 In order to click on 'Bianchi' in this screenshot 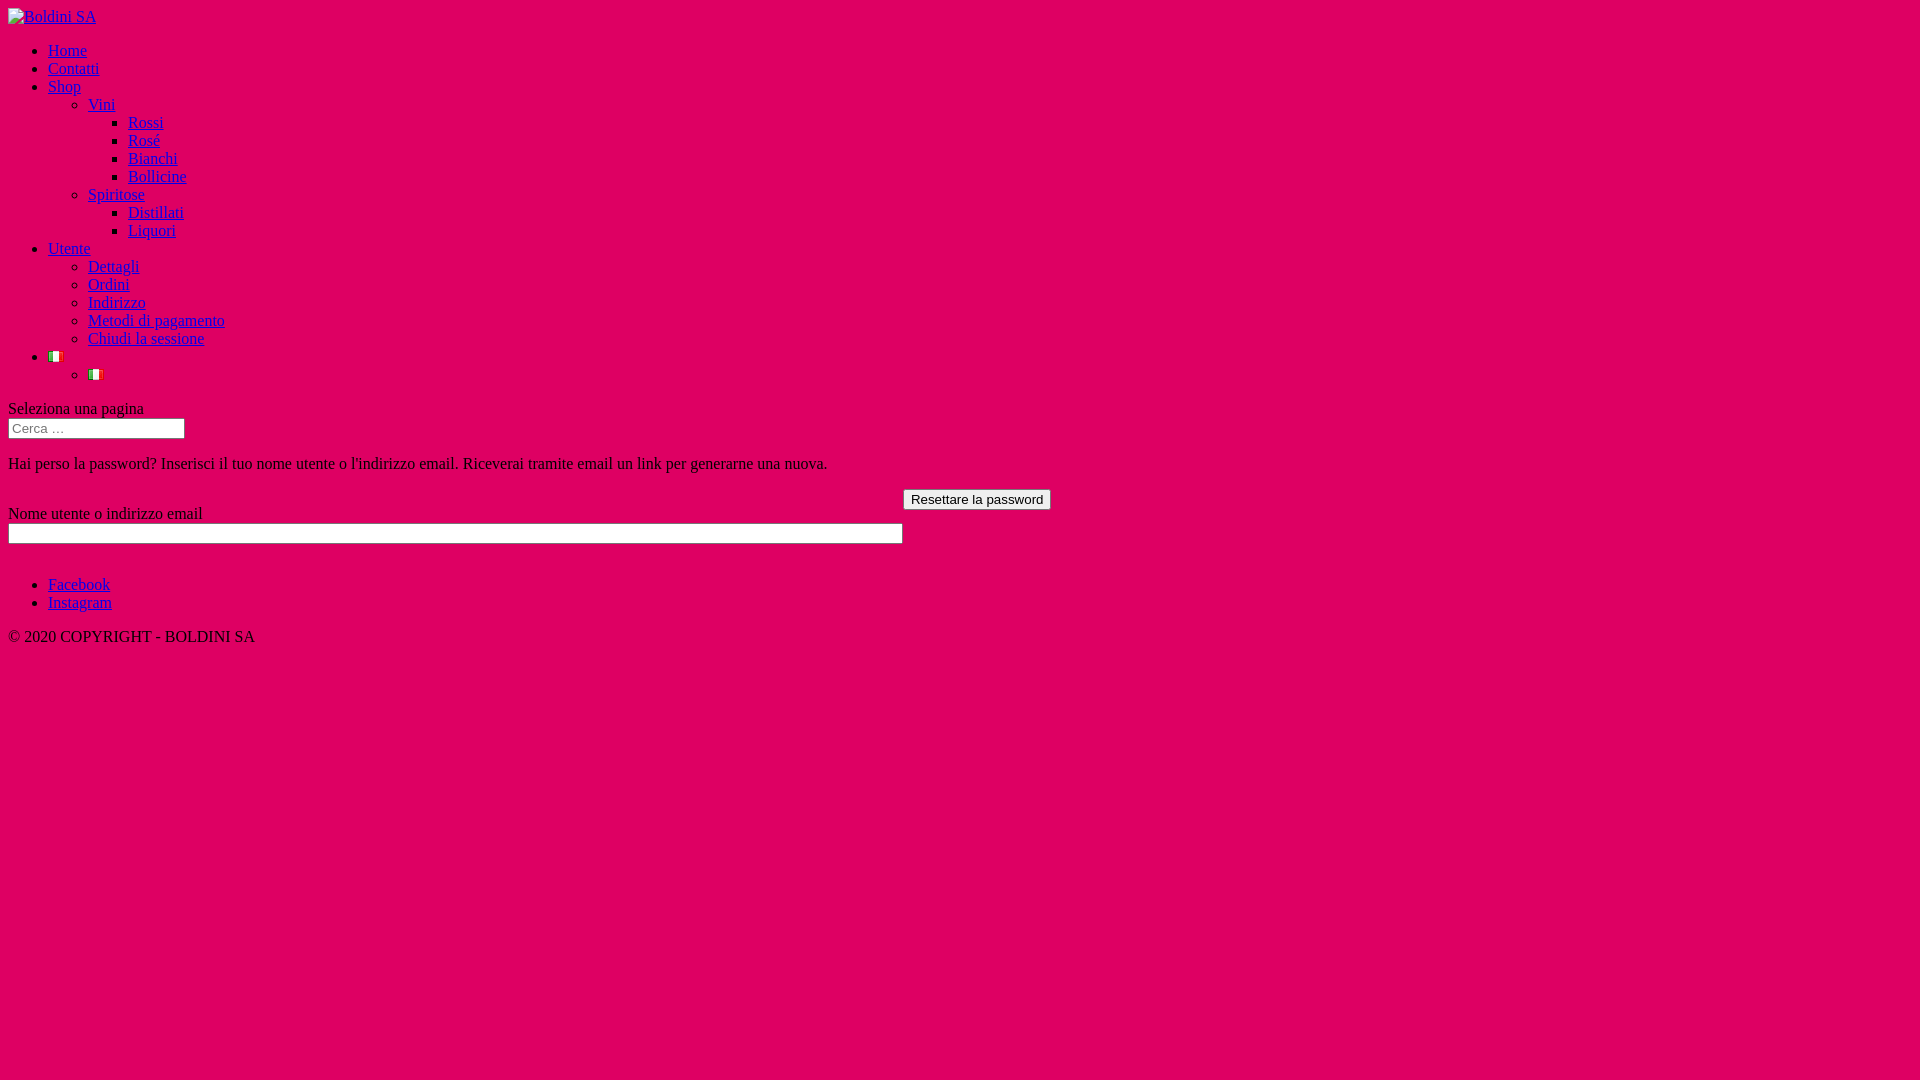, I will do `click(152, 157)`.